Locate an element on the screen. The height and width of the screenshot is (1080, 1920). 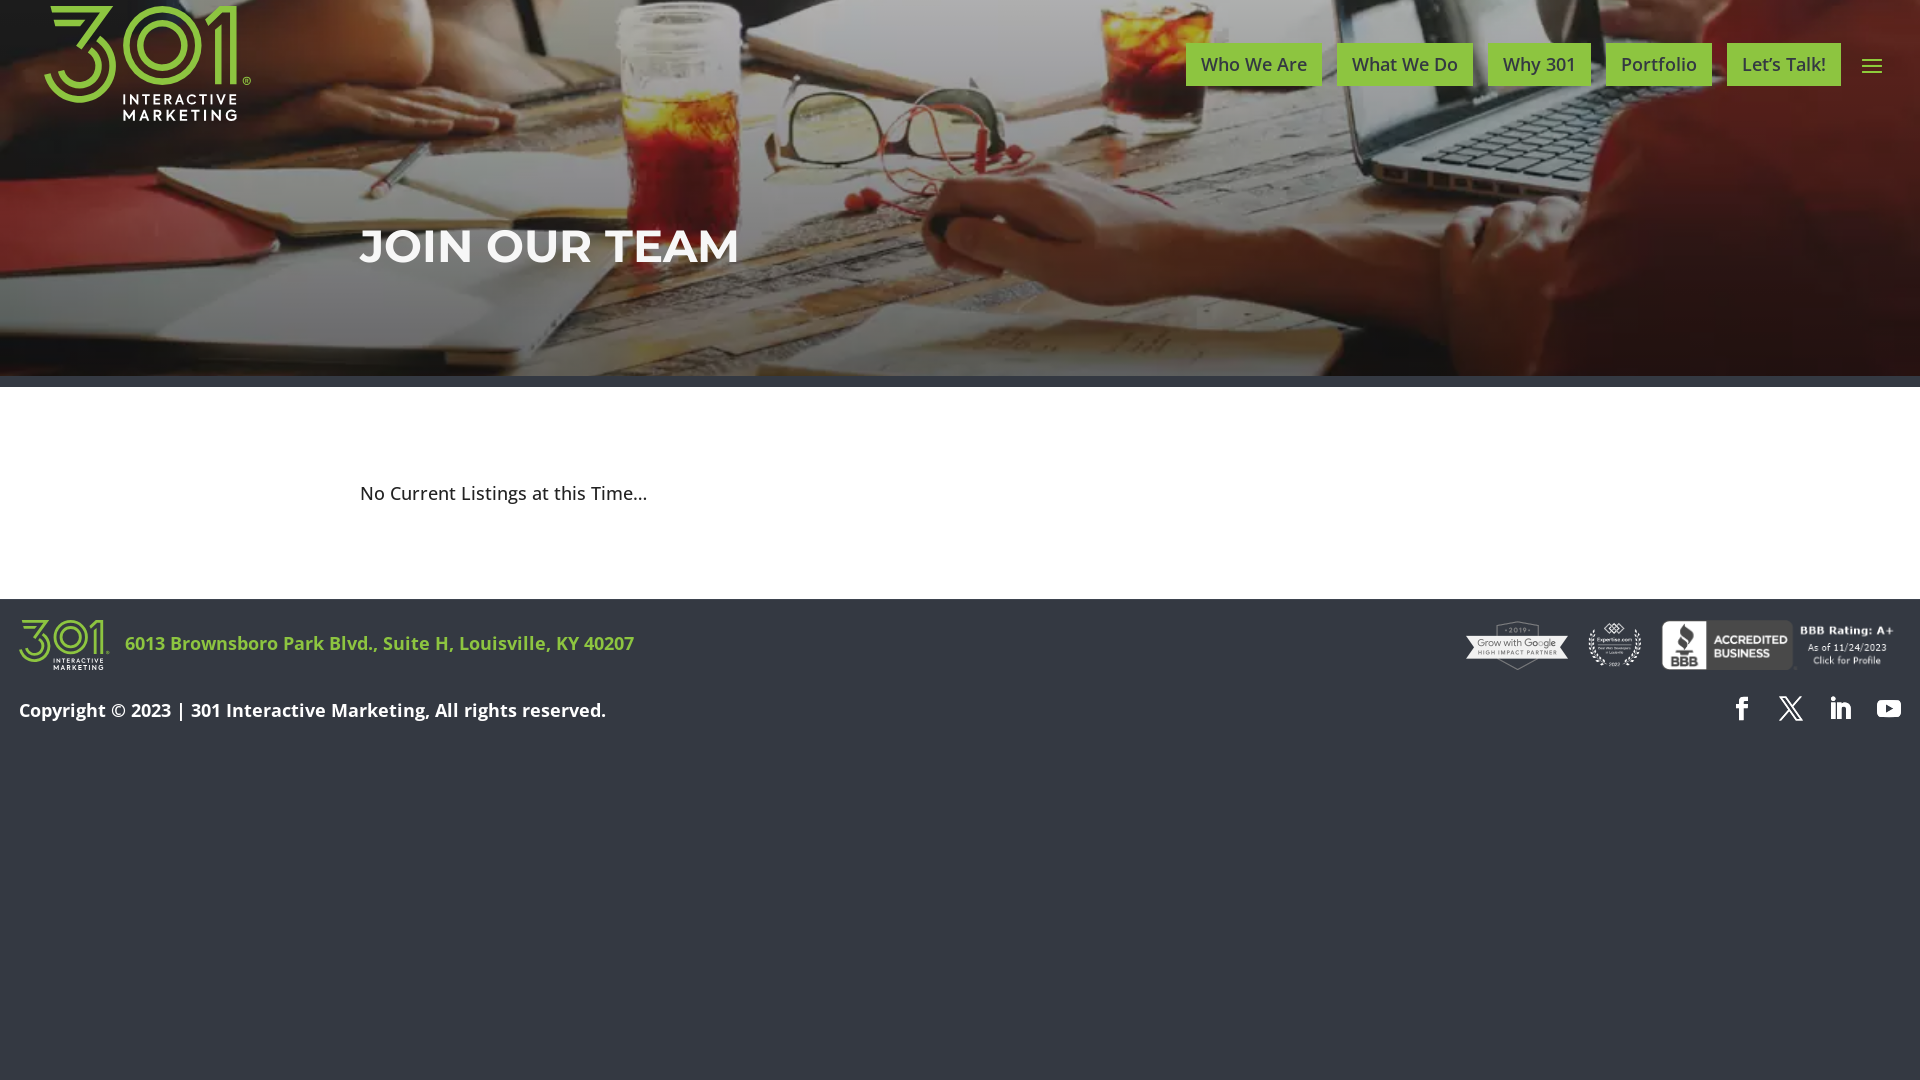
'Who We Are' is located at coordinates (1252, 63).